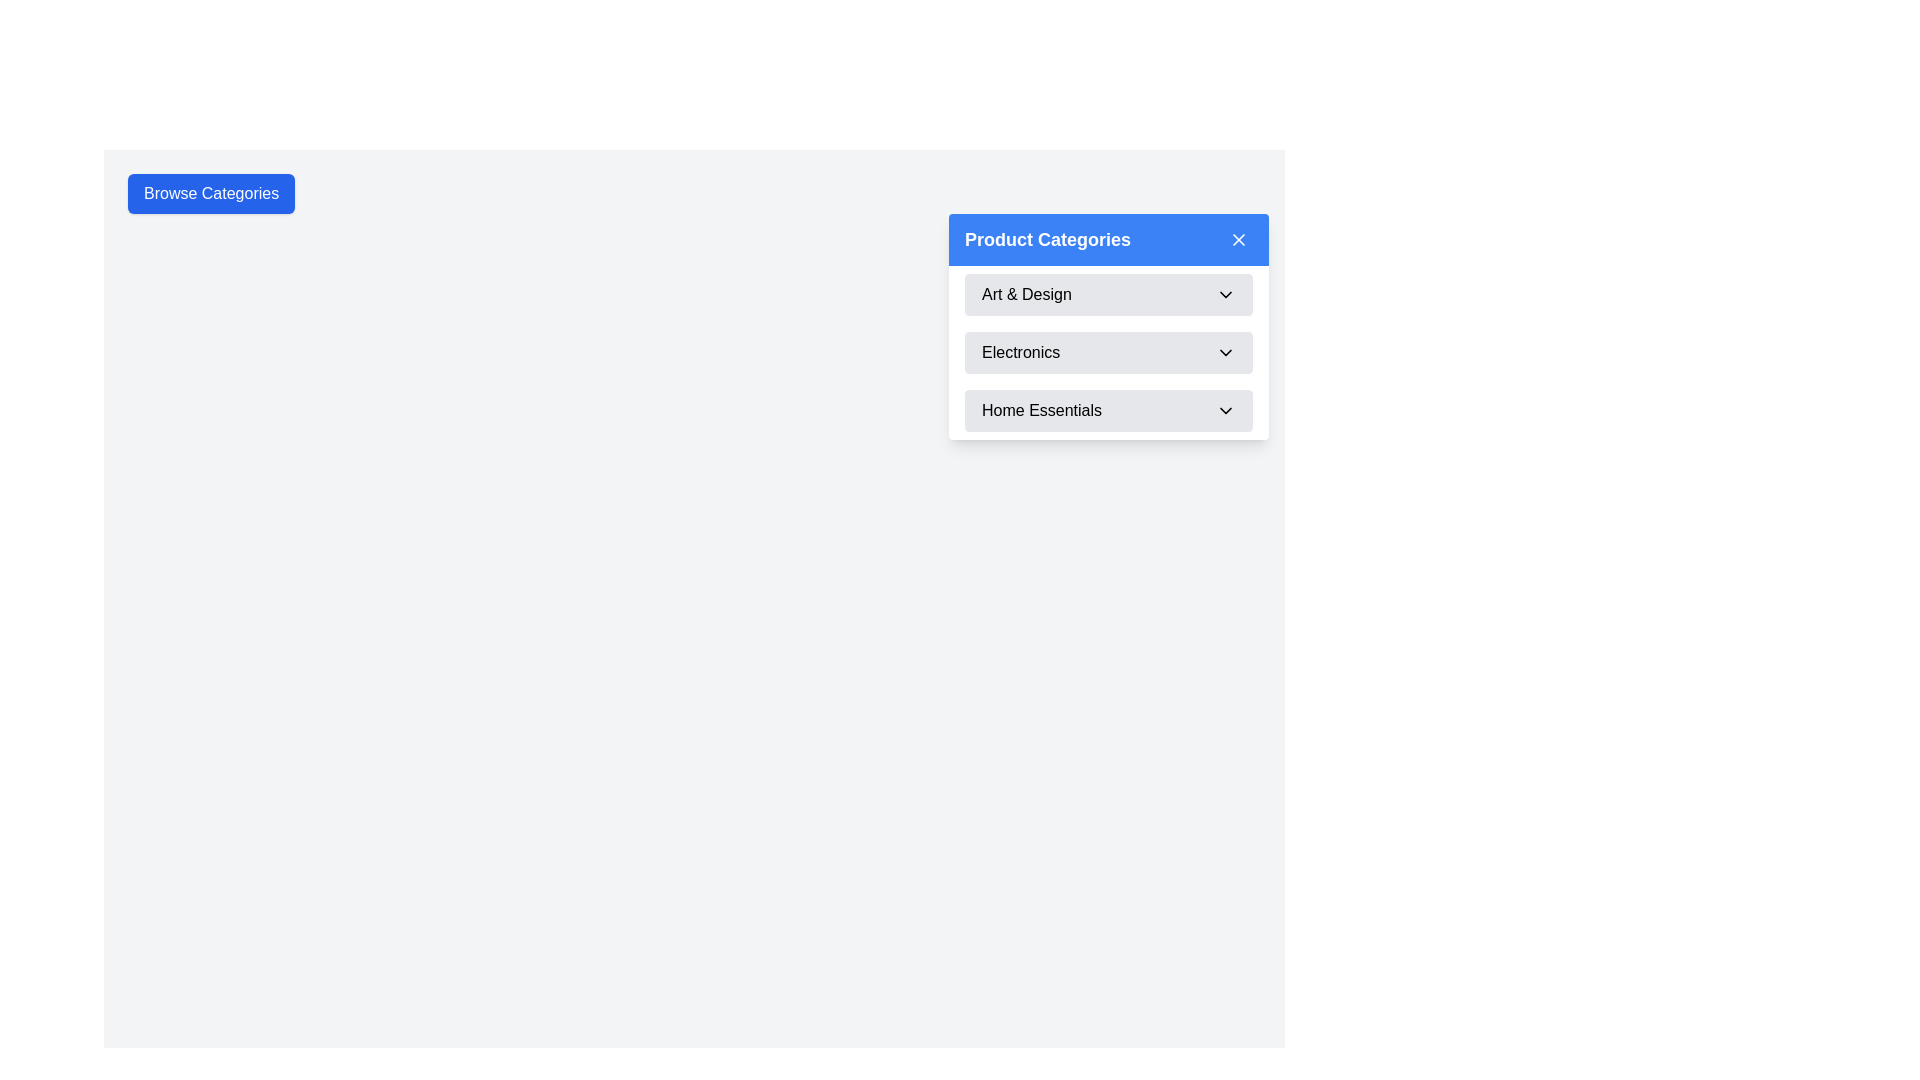 This screenshot has height=1080, width=1920. What do you see at coordinates (1107, 326) in the screenshot?
I see `the Dropdown menu item with a light gray background located at the top-right corner of the interface, below the 'Browse Categories' button` at bounding box center [1107, 326].